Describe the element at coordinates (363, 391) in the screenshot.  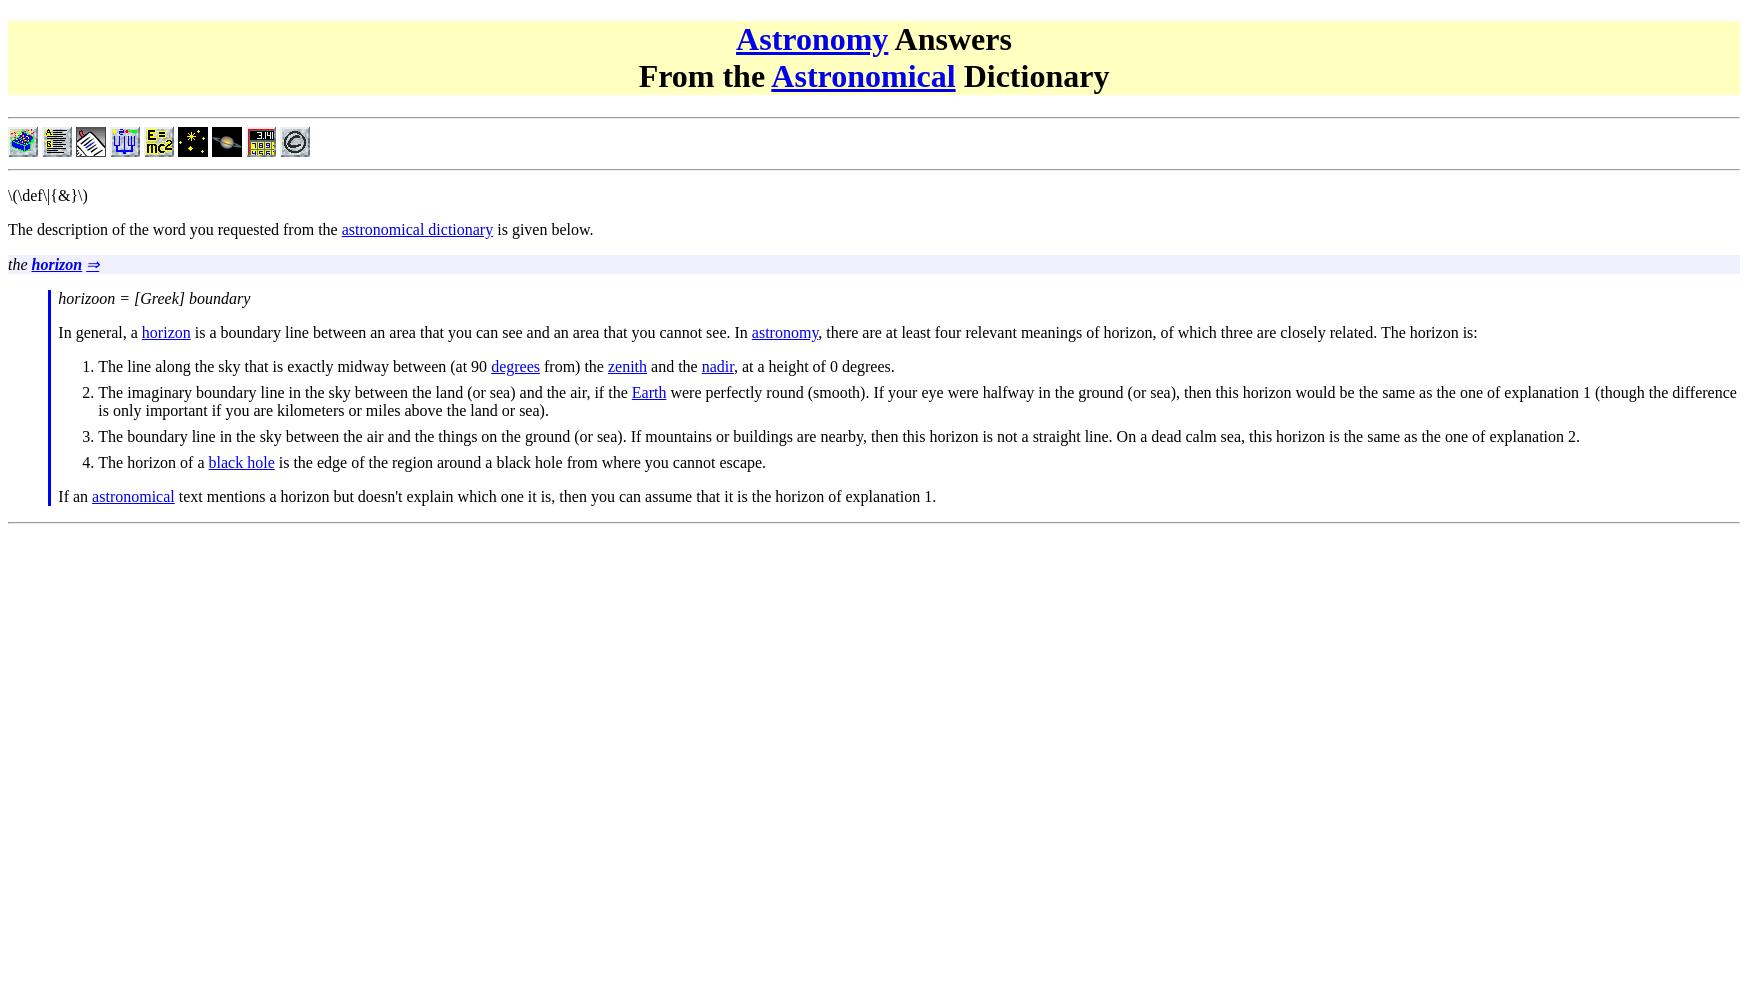
I see `'The imaginary boundary line in the sky between the land (or sea)
and the air, if the'` at that location.